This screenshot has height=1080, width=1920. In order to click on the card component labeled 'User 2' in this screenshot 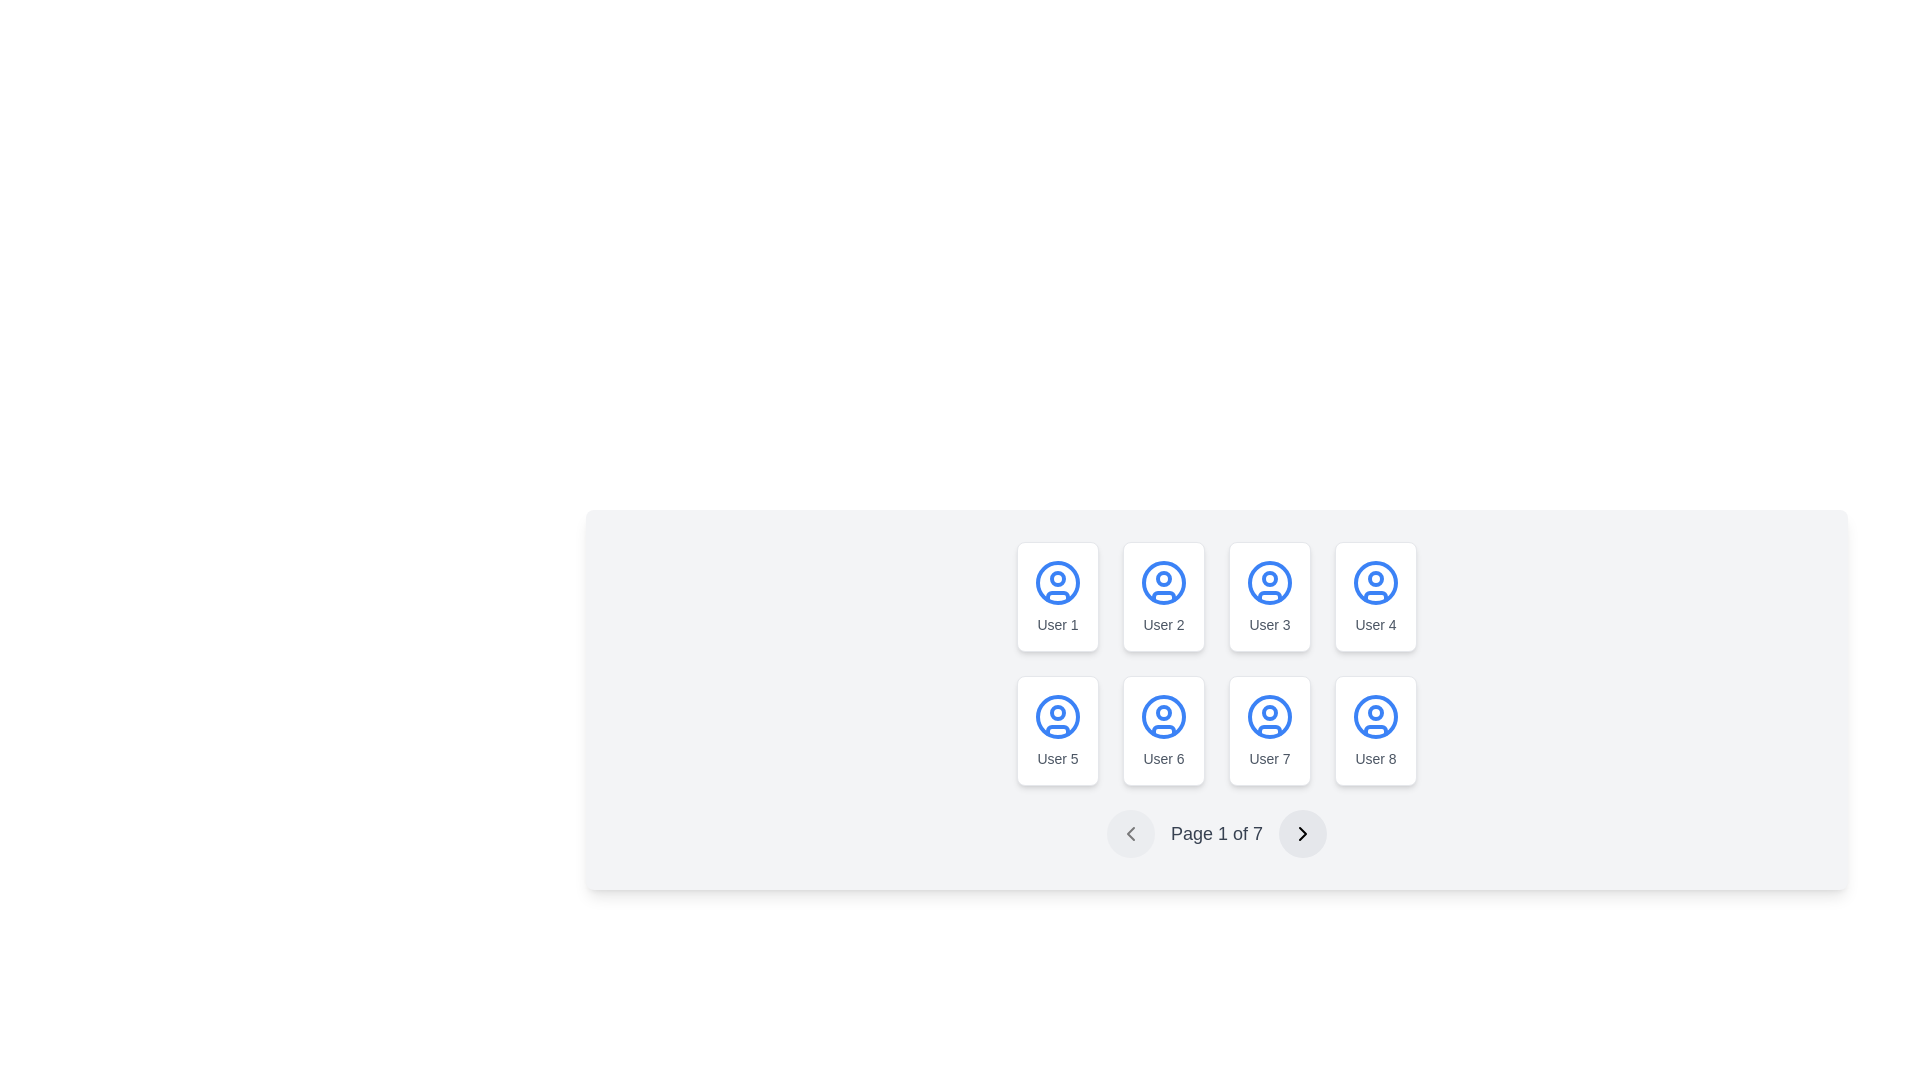, I will do `click(1163, 596)`.